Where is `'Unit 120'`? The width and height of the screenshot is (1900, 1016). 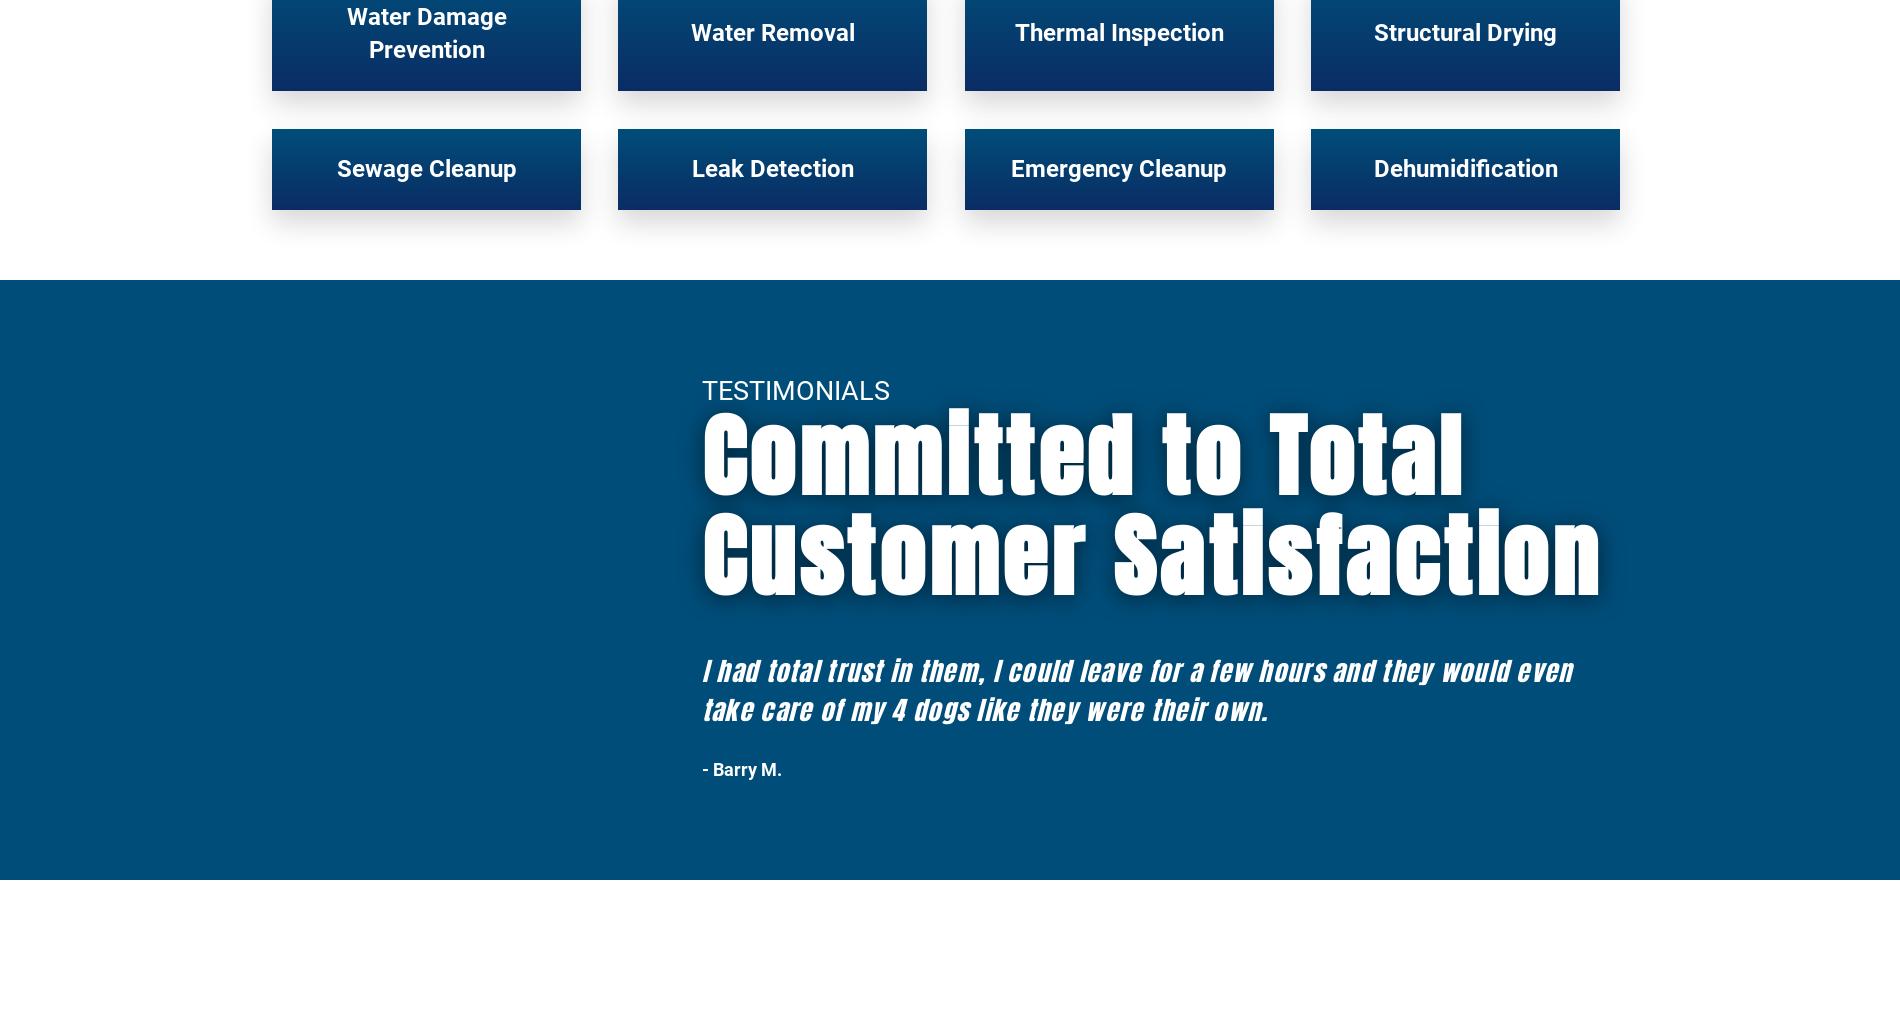 'Unit 120' is located at coordinates (902, 962).